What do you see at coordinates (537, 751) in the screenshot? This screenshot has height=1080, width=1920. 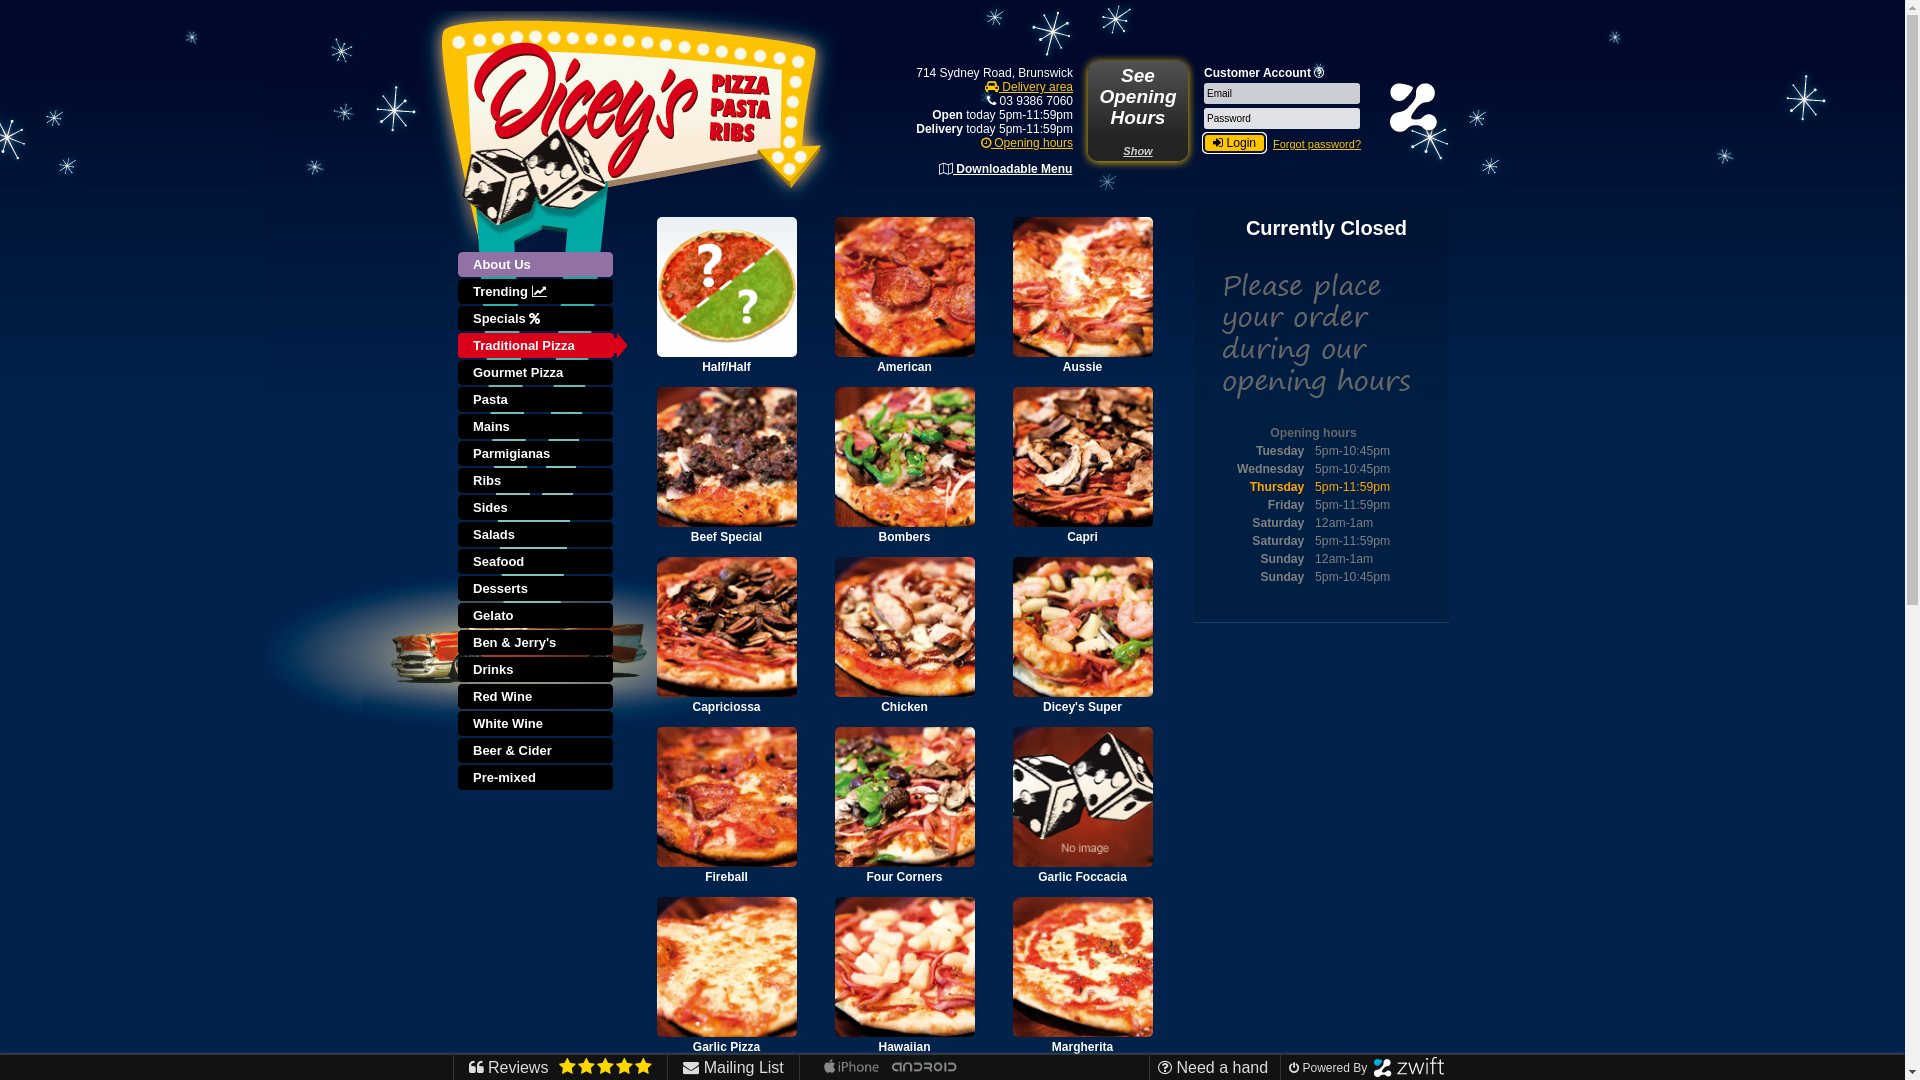 I see `'Beer & Cider'` at bounding box center [537, 751].